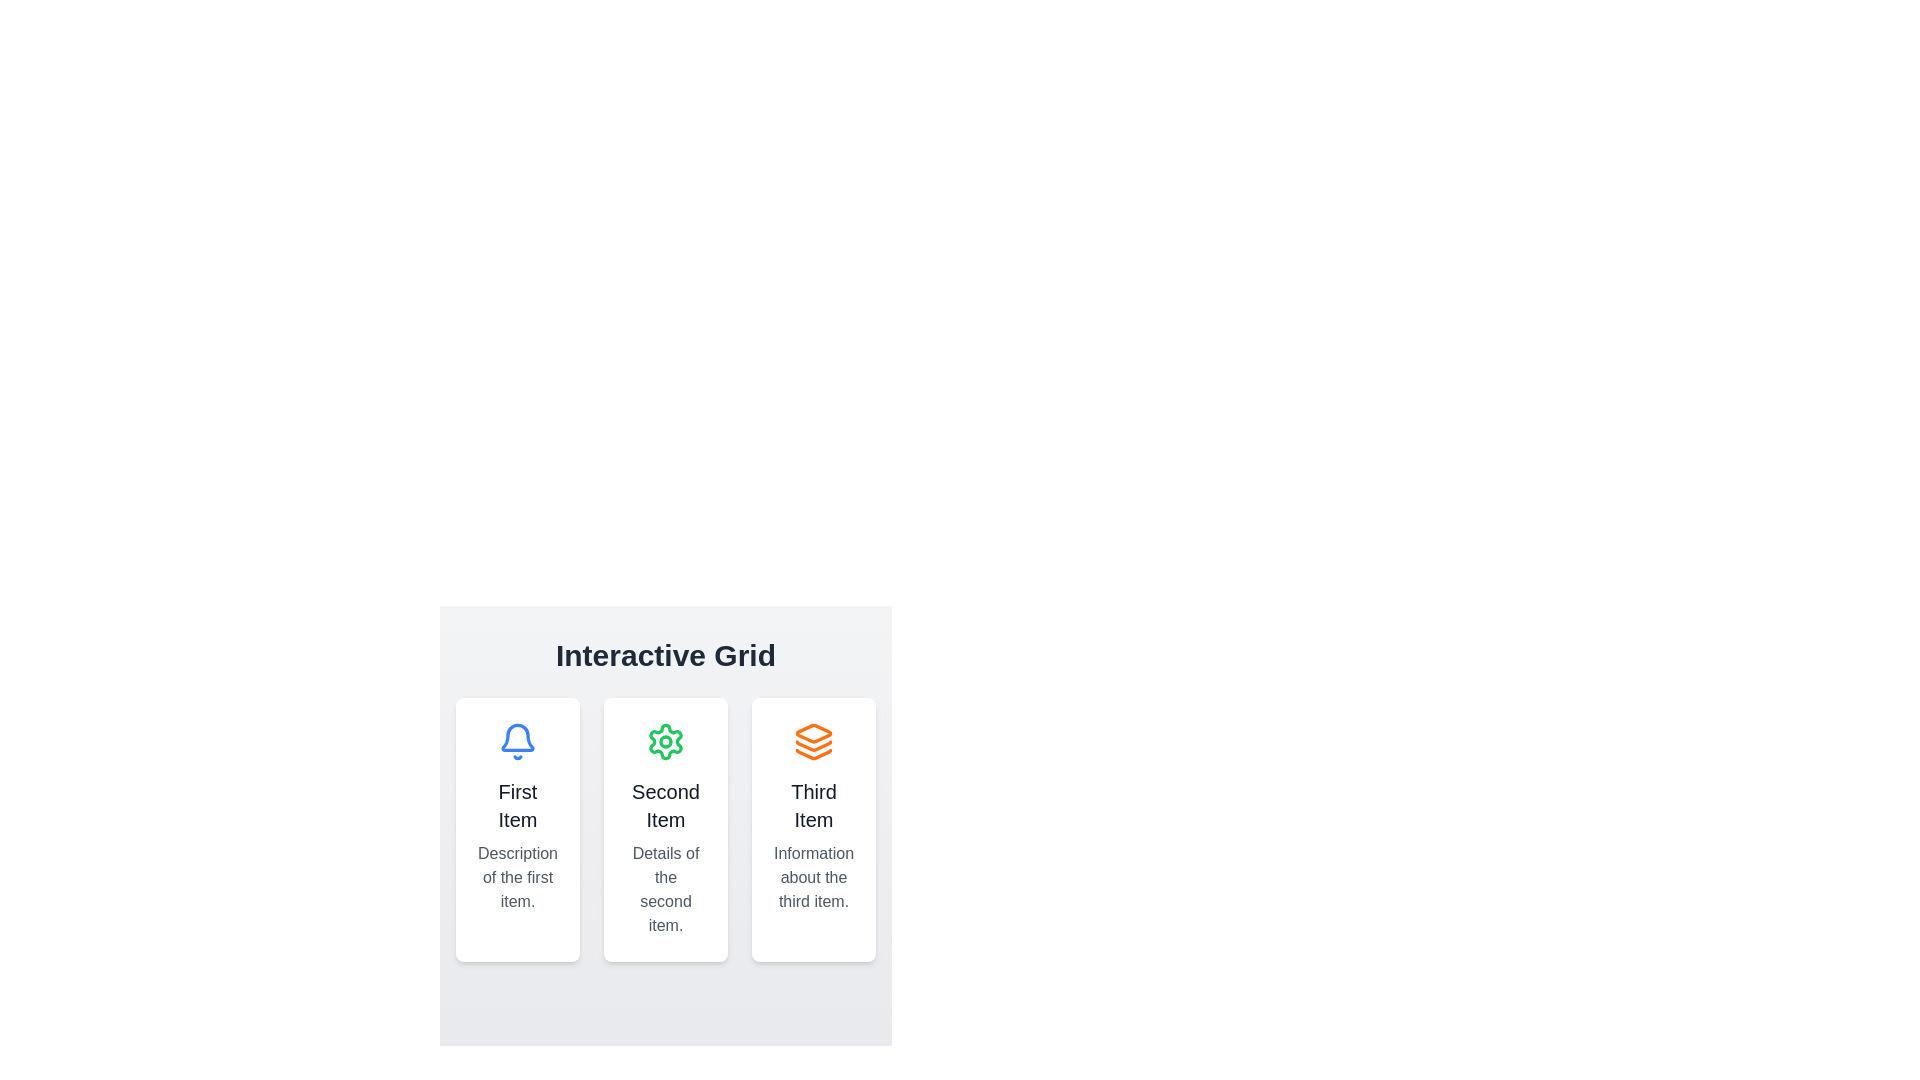  I want to click on the text label displaying 'Description of the first item.' located below the title 'First Item' within the card for 'First Item', so click(518, 877).